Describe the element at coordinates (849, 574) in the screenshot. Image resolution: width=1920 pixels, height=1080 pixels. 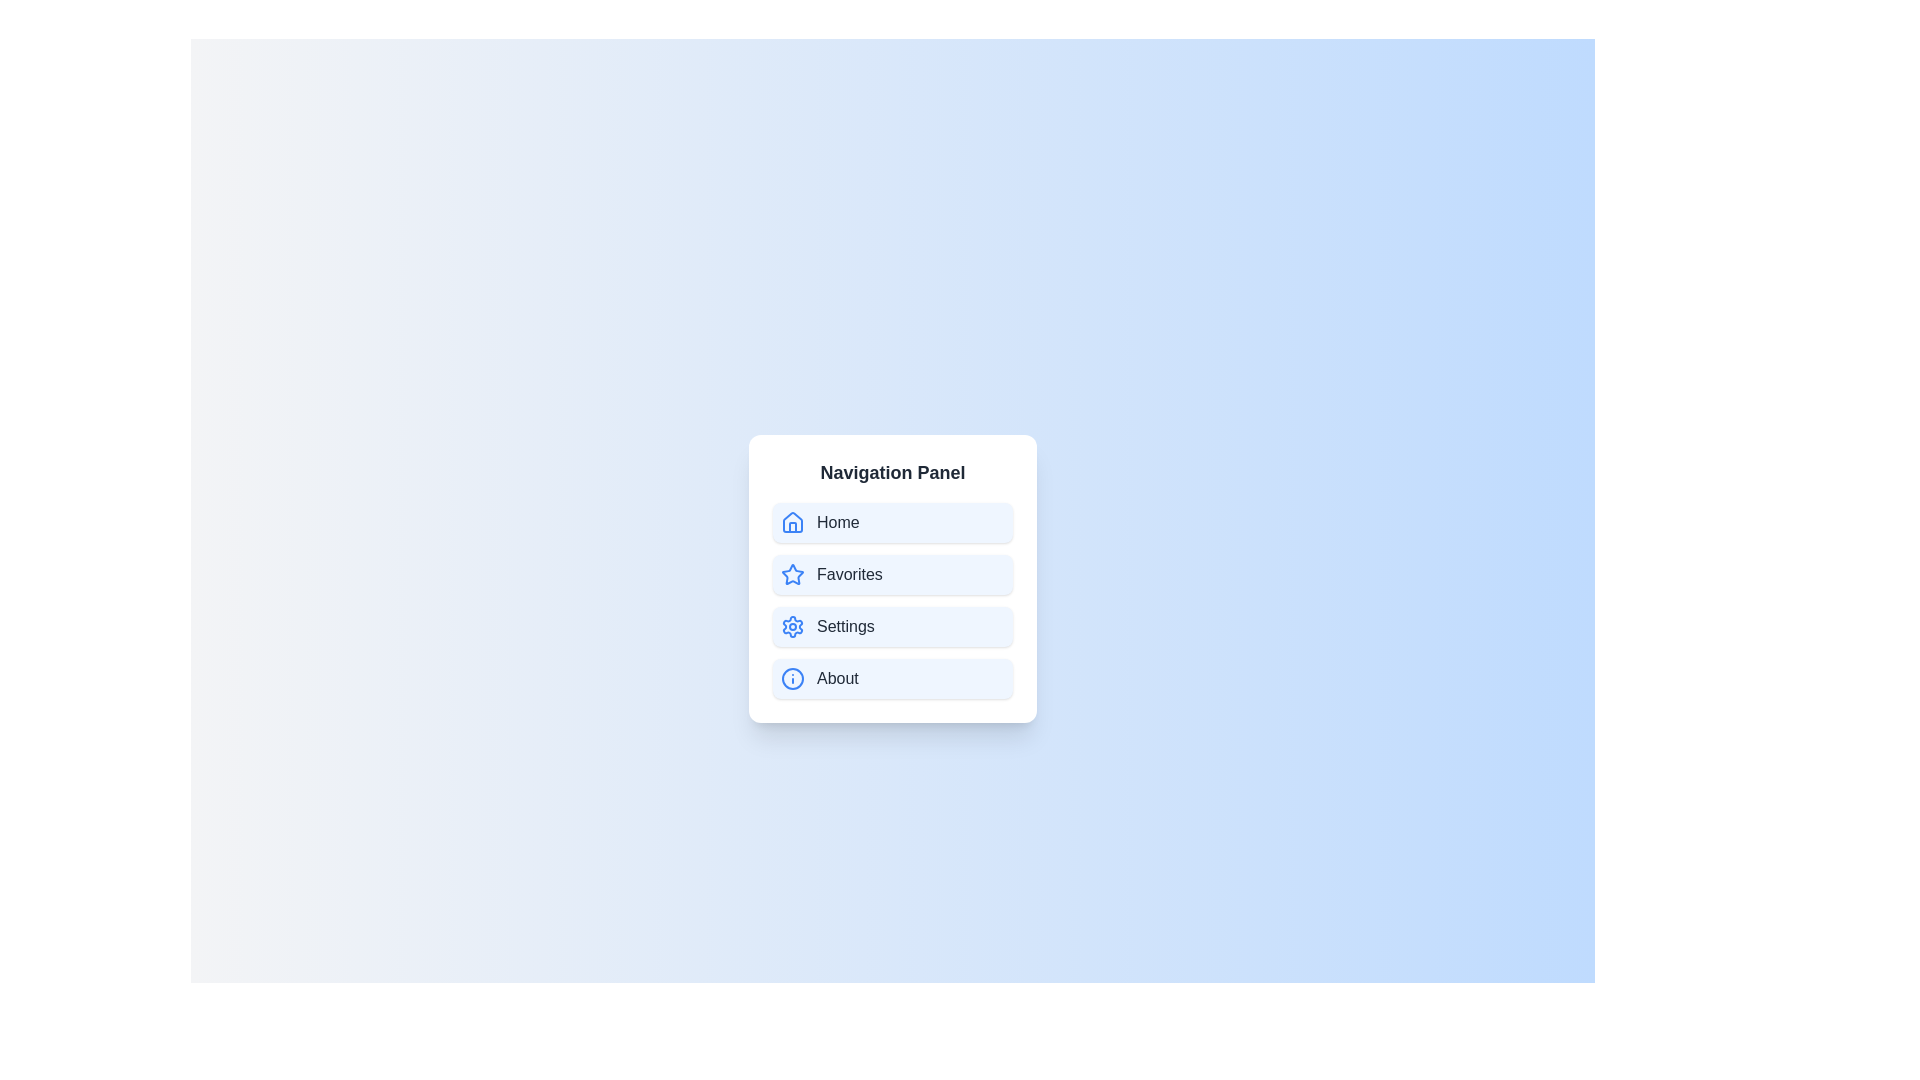
I see `the 'Favorites' text label located in the second entry of the navigation menu, which indicates access to the Favorites section` at that location.